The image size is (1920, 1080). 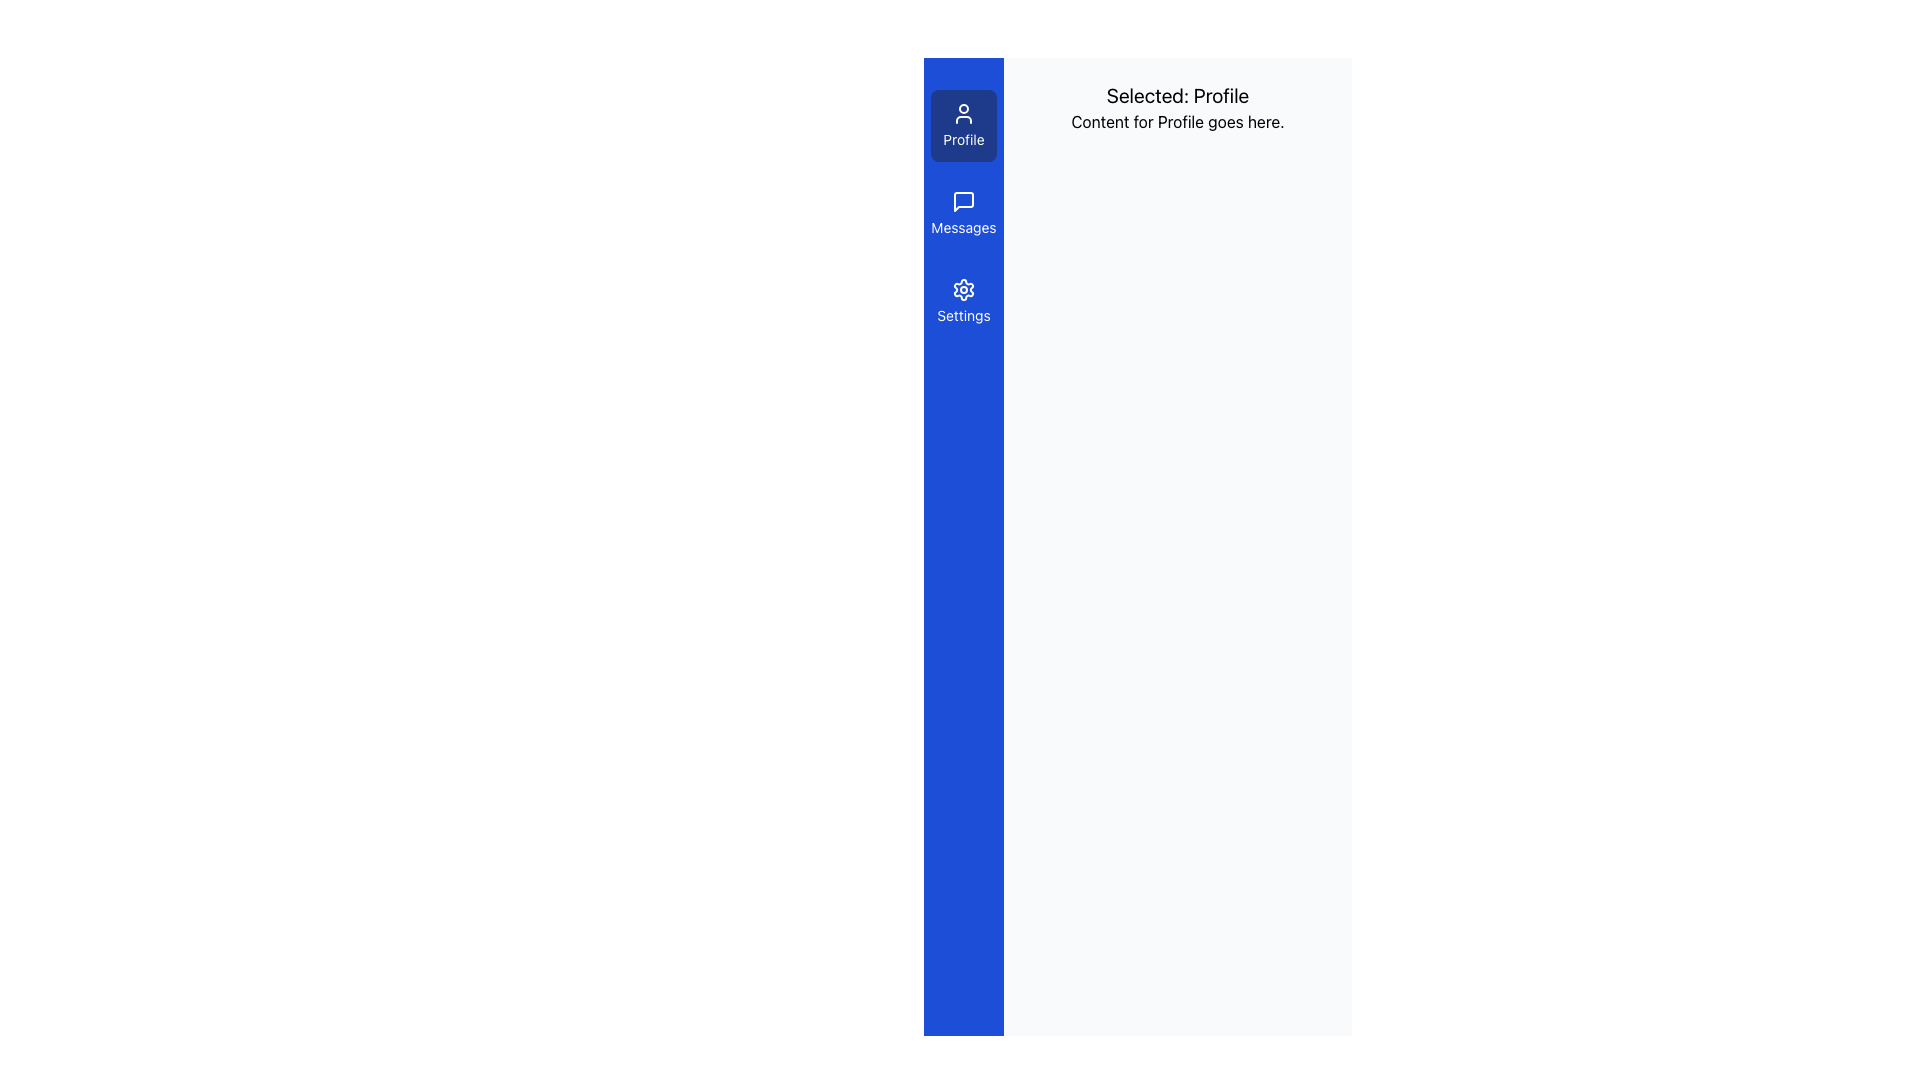 I want to click on the 'Messages' text label located, so click(x=964, y=226).